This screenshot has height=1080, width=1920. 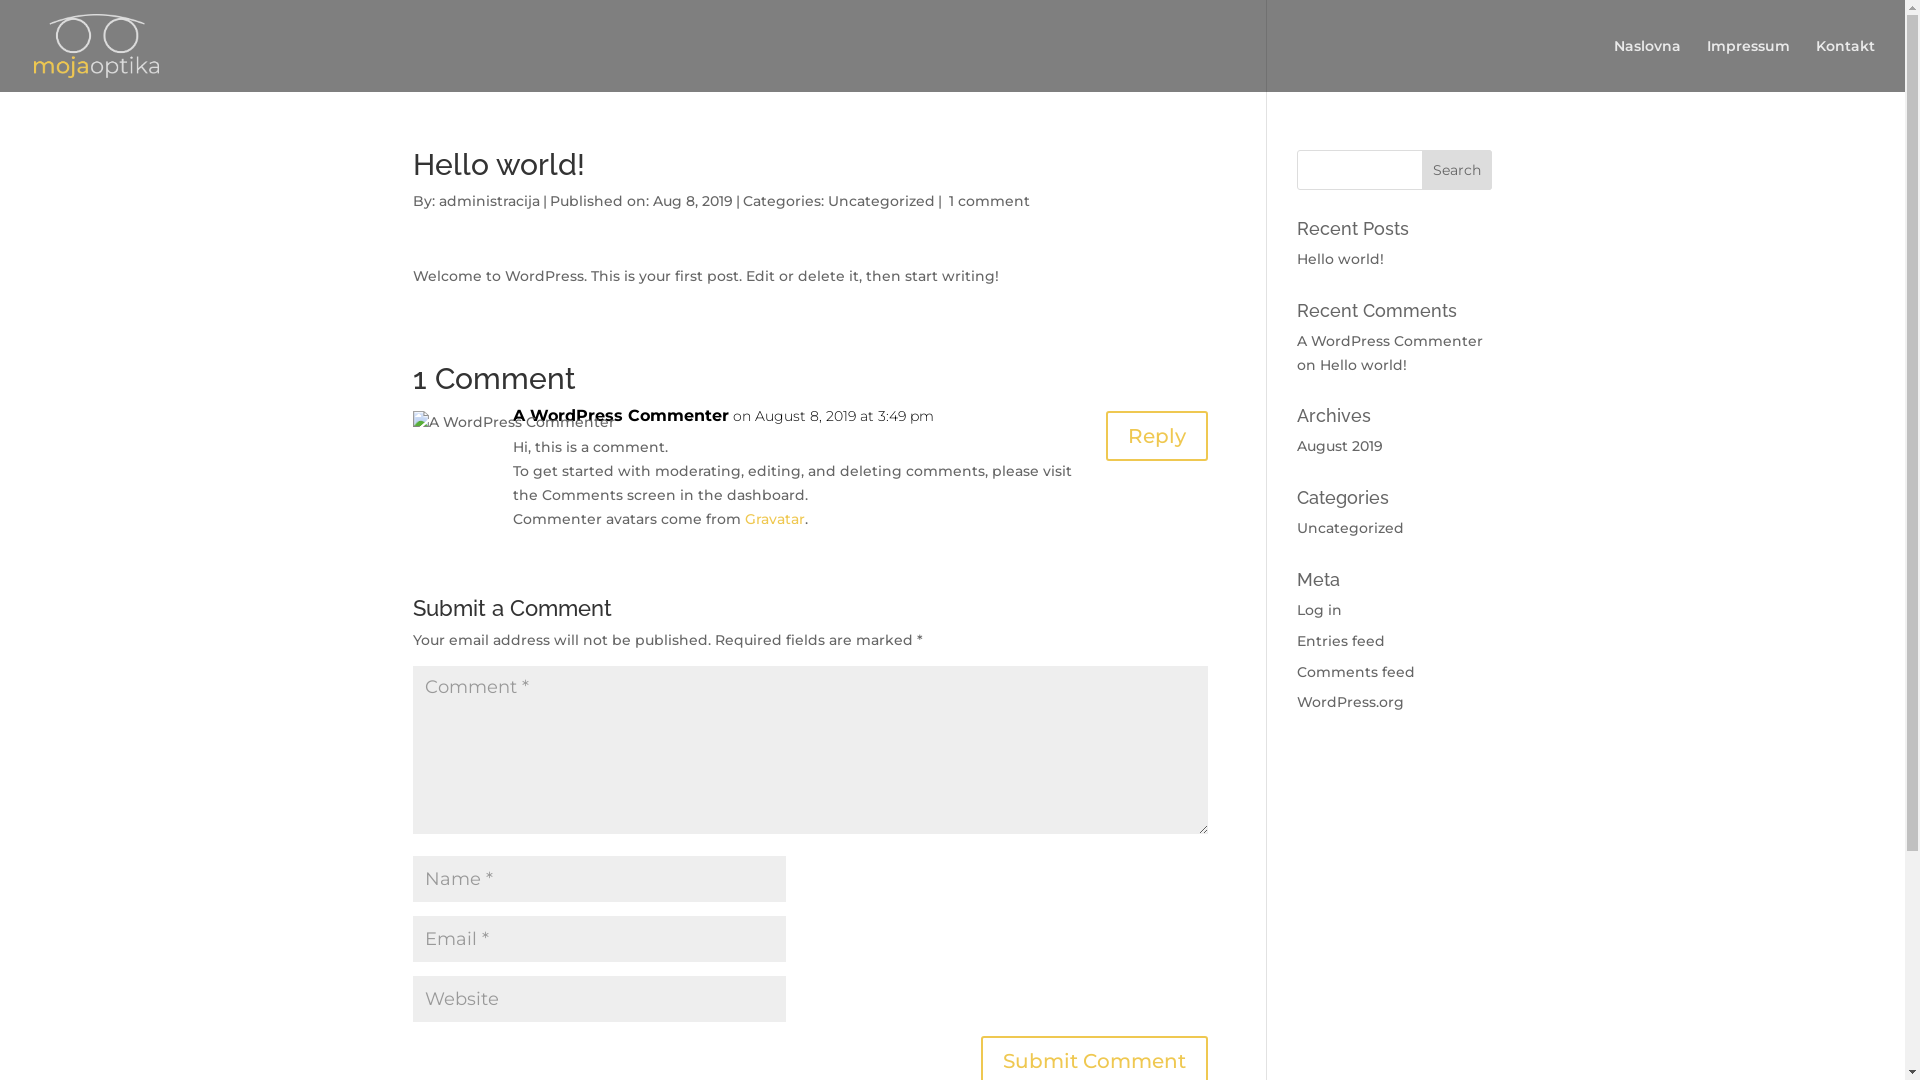 I want to click on 'Log in', so click(x=1319, y=608).